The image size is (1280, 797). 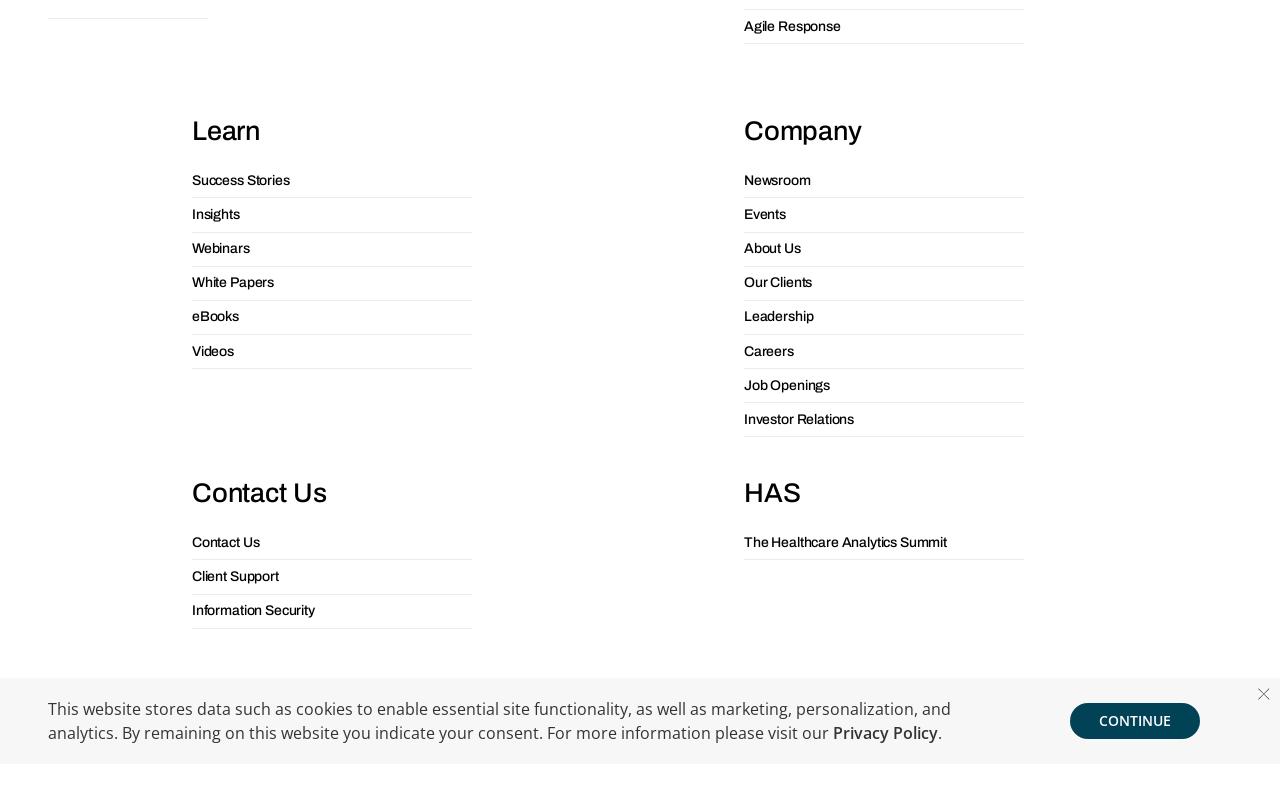 What do you see at coordinates (499, 361) in the screenshot?
I see `'This website stores data such as cookies to enable essential site functionality, as well as marketing, personalization, and analytics. By remaining on this website you indicate your consent. For more information please visit our'` at bounding box center [499, 361].